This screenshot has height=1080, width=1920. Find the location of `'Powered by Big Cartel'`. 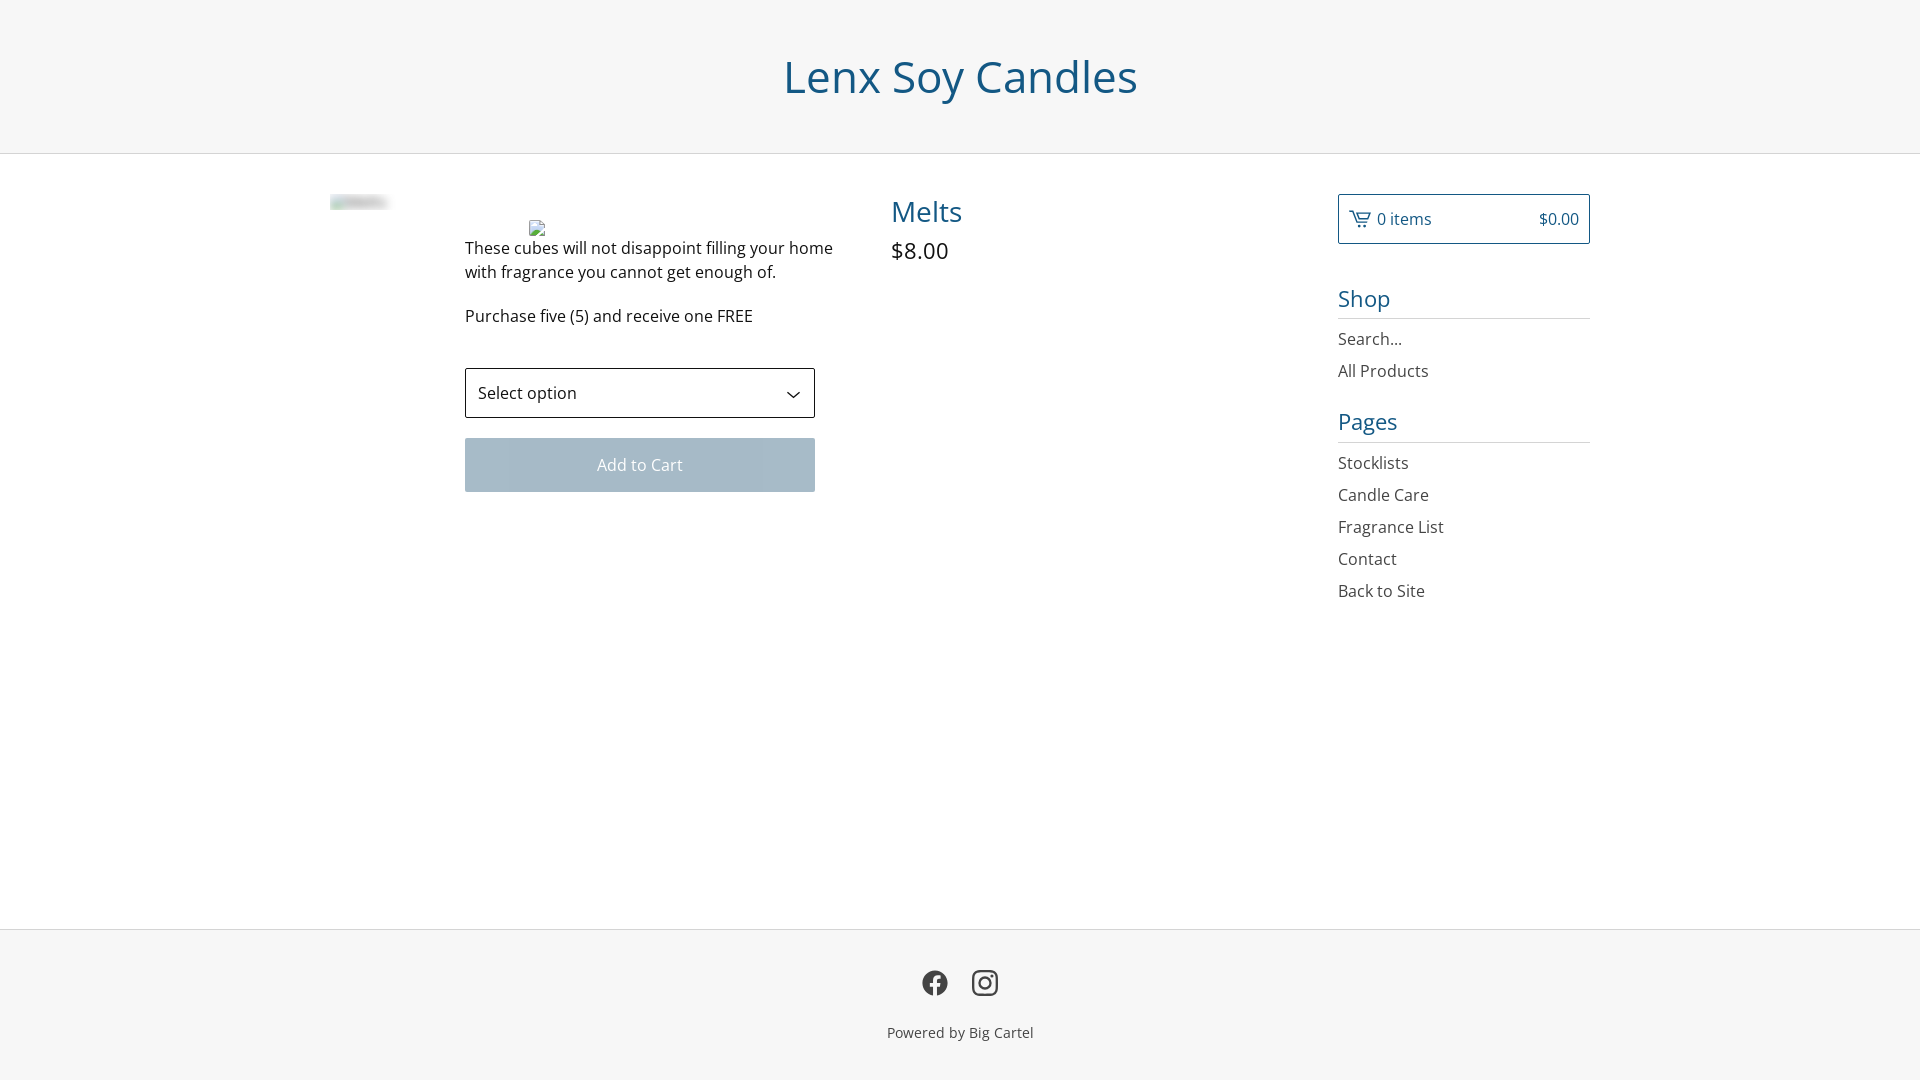

'Powered by Big Cartel' is located at coordinates (958, 1032).